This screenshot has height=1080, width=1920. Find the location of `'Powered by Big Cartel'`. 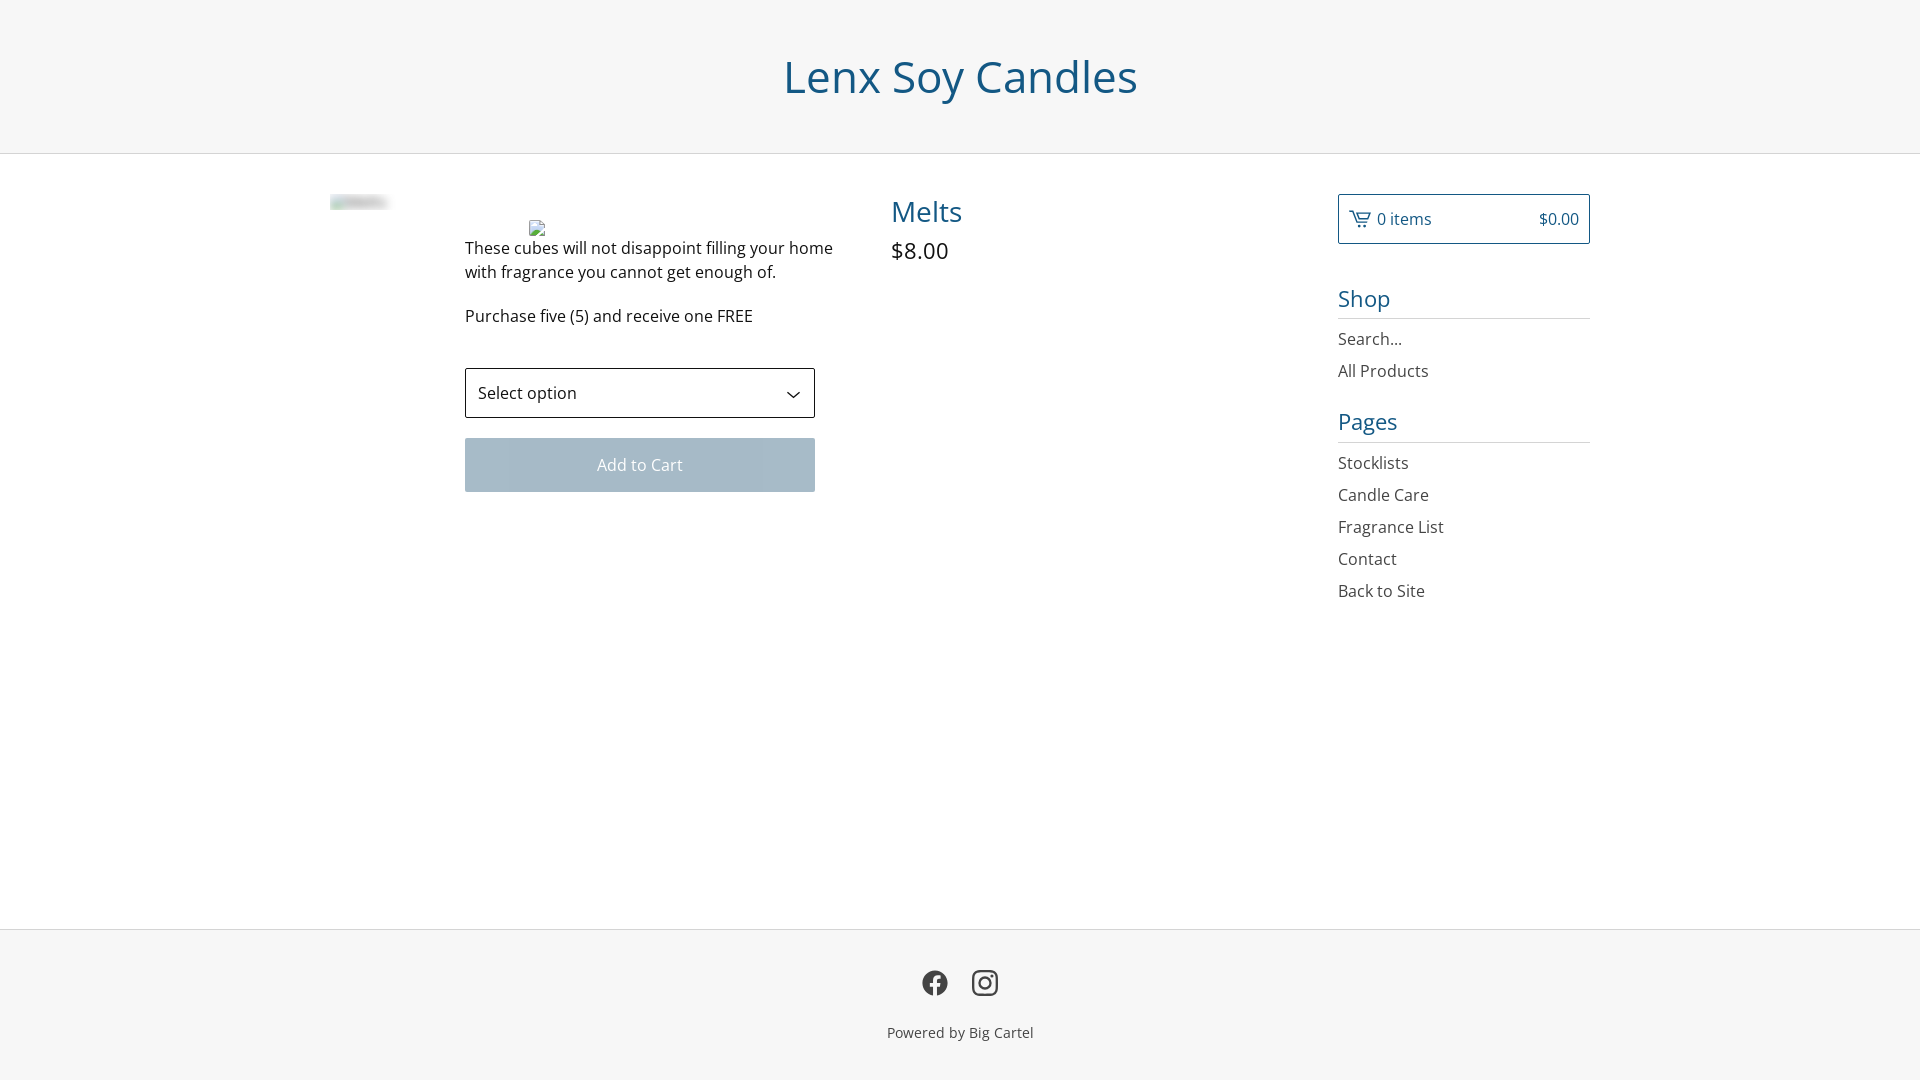

'Powered by Big Cartel' is located at coordinates (958, 1032).